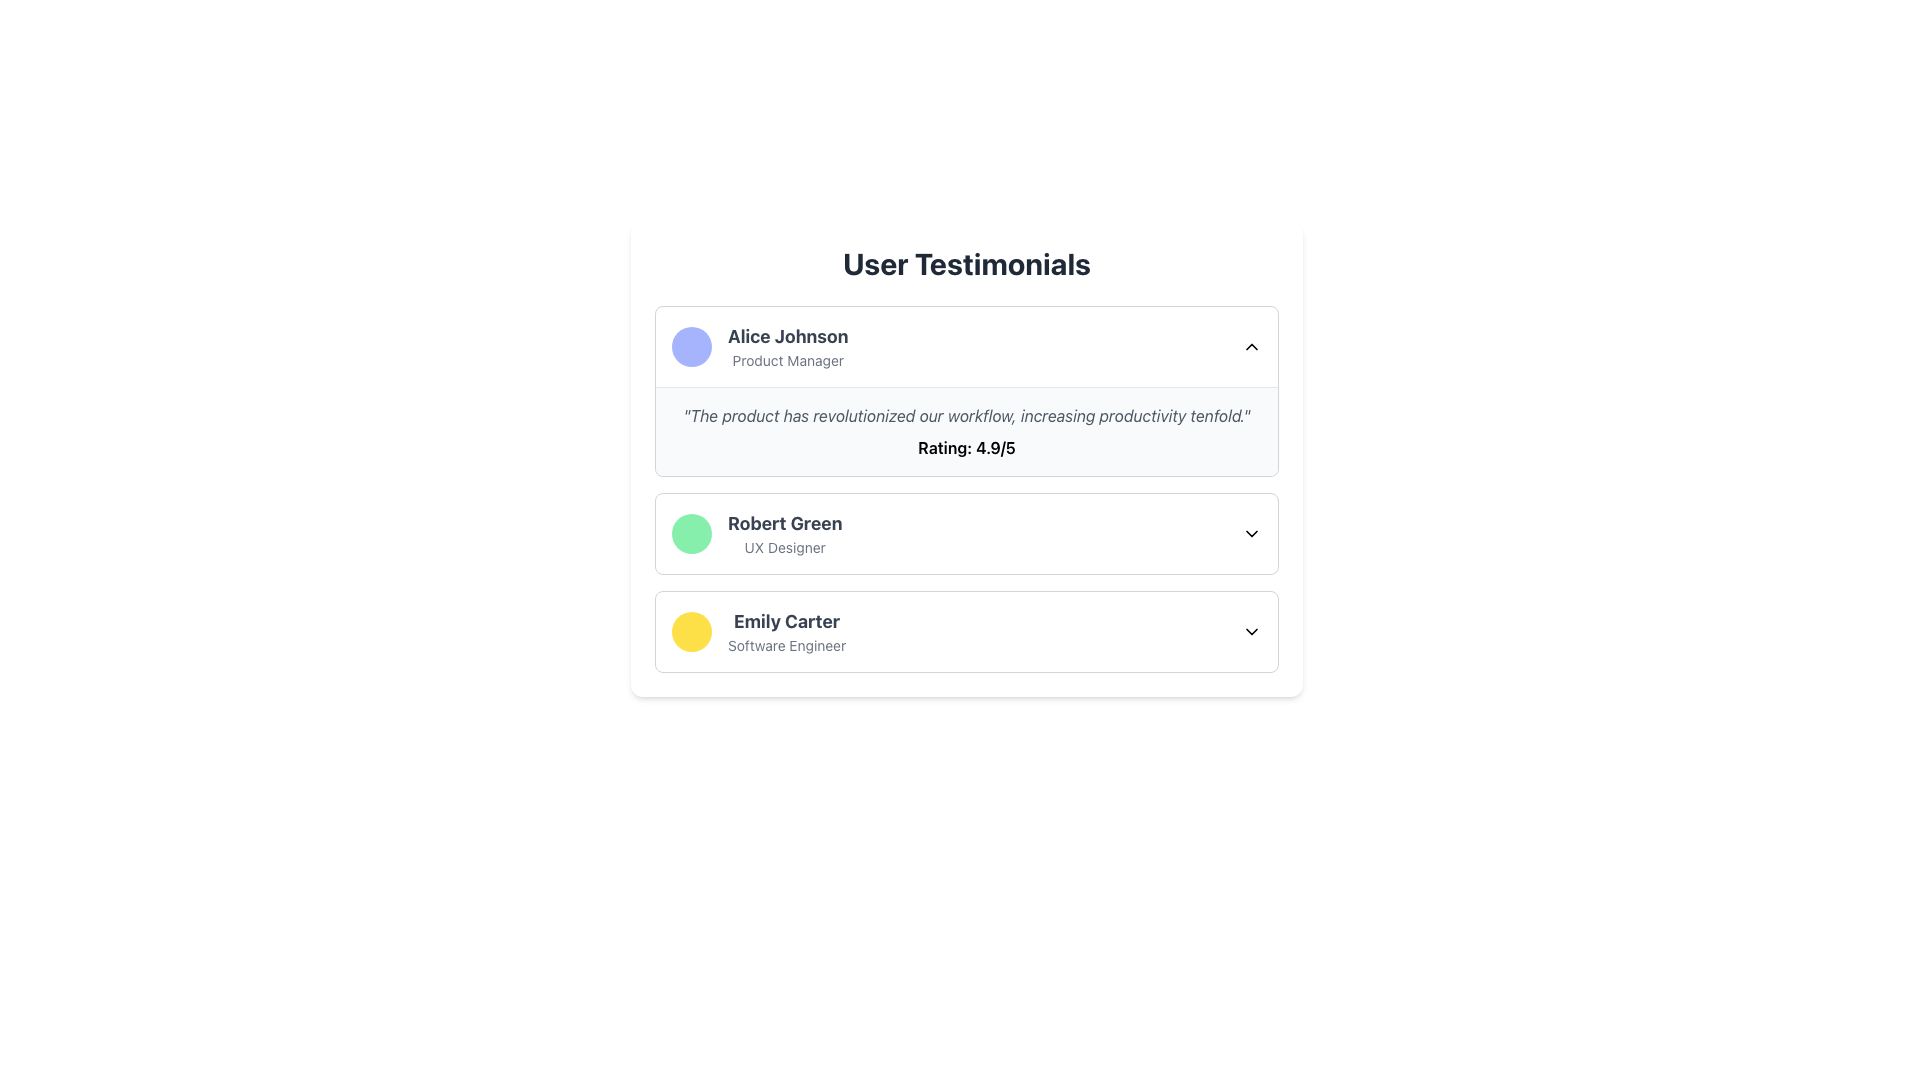 This screenshot has width=1920, height=1080. Describe the element at coordinates (966, 632) in the screenshot. I see `the third selectable list item in the 'User Testimonials' section` at that location.